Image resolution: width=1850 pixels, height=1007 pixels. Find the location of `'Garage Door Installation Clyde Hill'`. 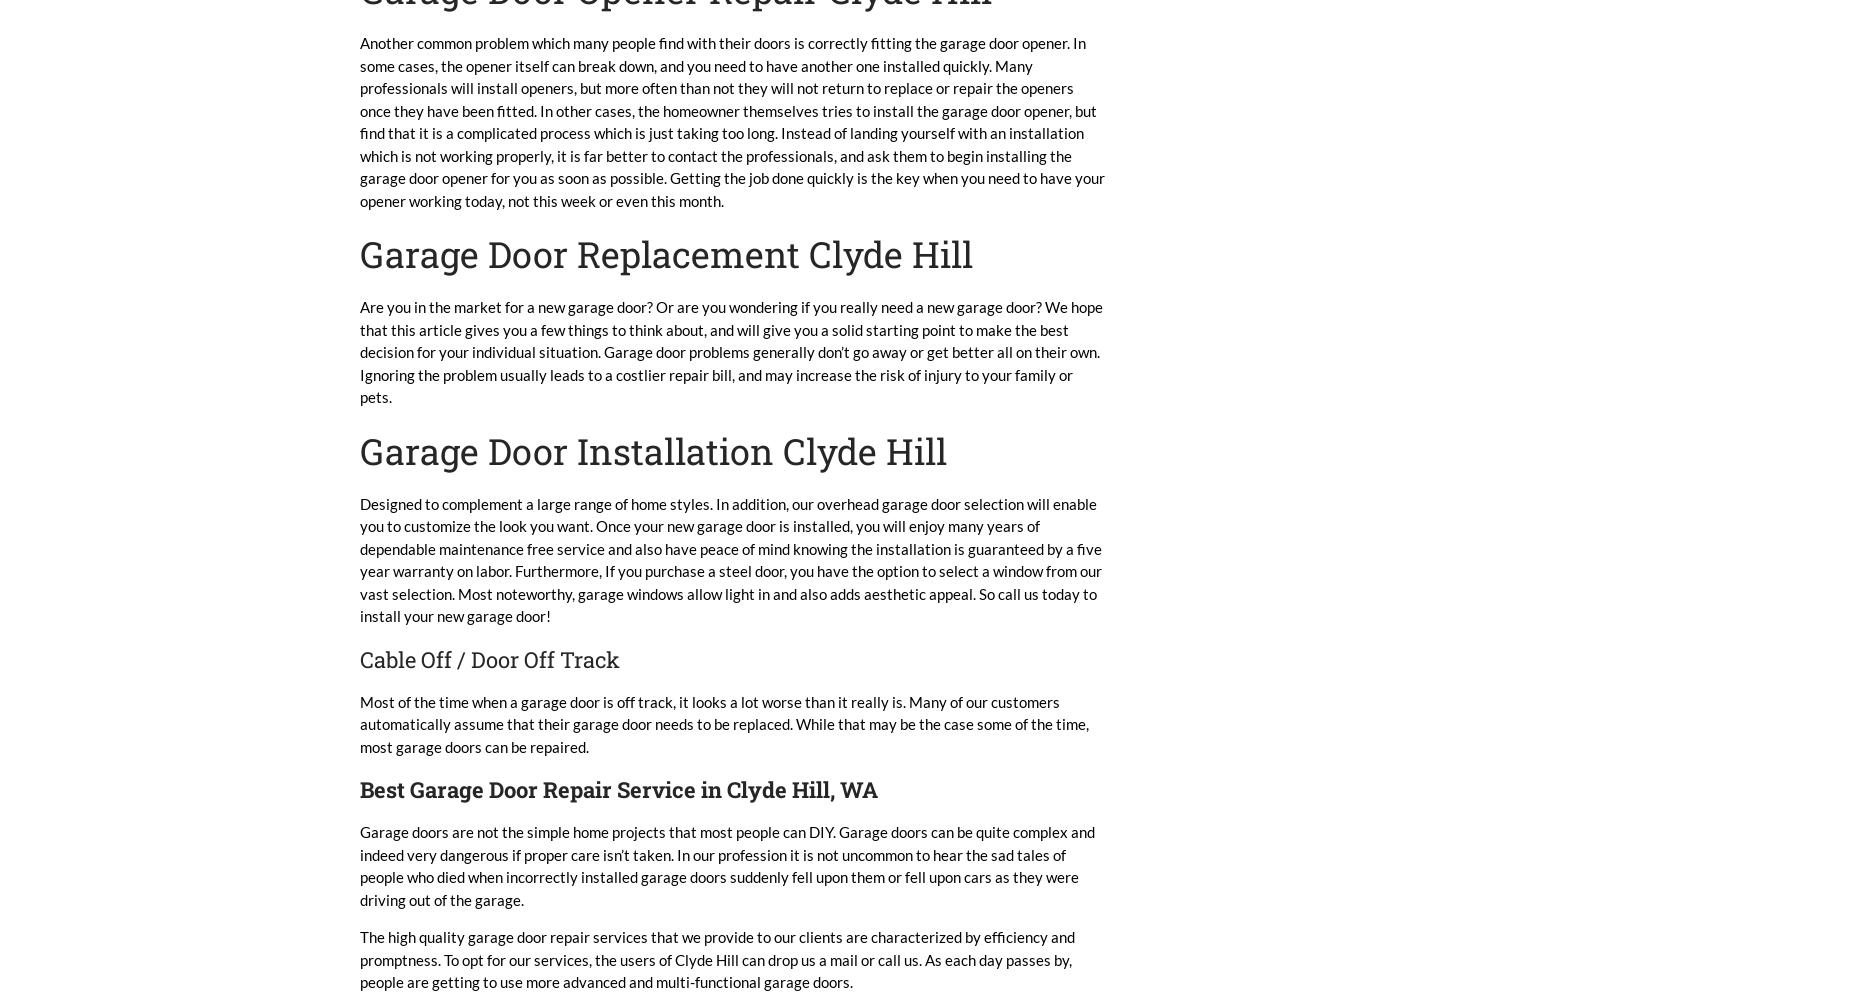

'Garage Door Installation Clyde Hill' is located at coordinates (653, 450).